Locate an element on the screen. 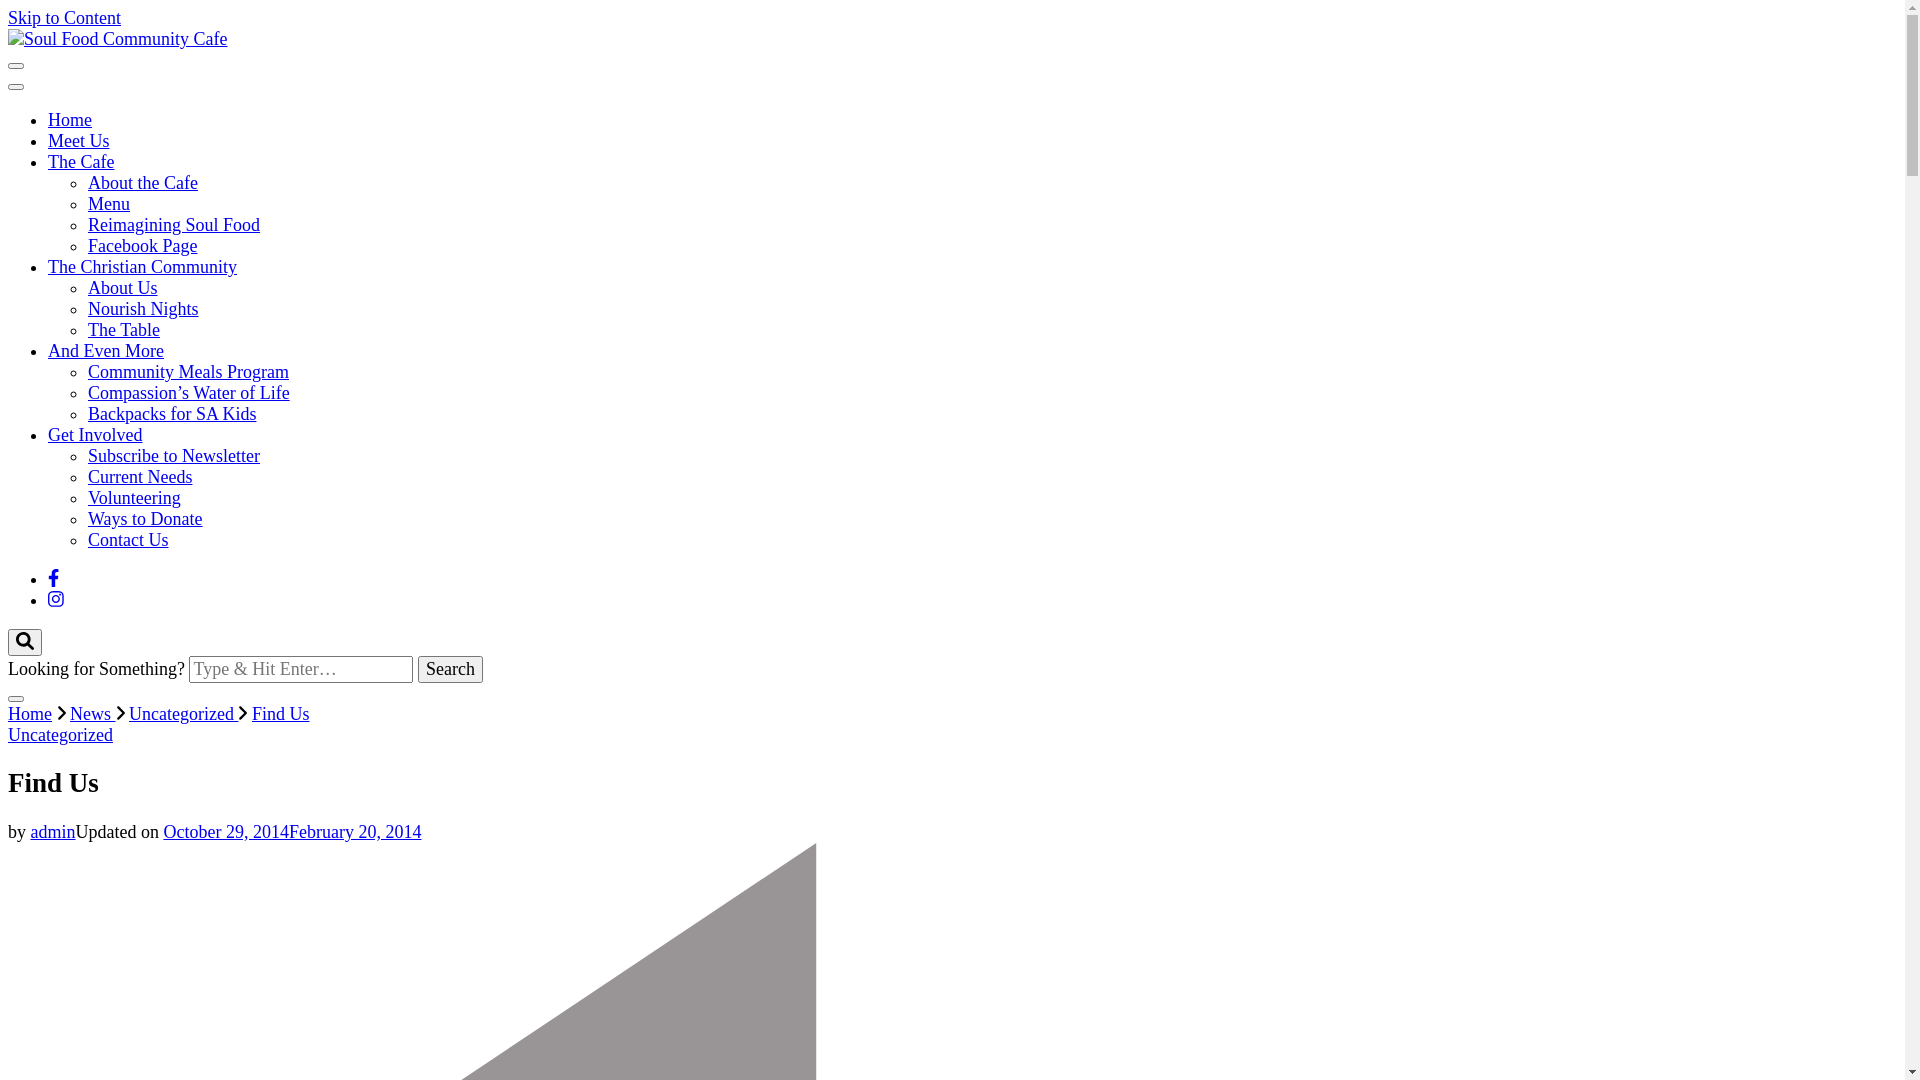 This screenshot has width=1920, height=1080. 'October 29, 2014February 20, 2014' is located at coordinates (291, 832).